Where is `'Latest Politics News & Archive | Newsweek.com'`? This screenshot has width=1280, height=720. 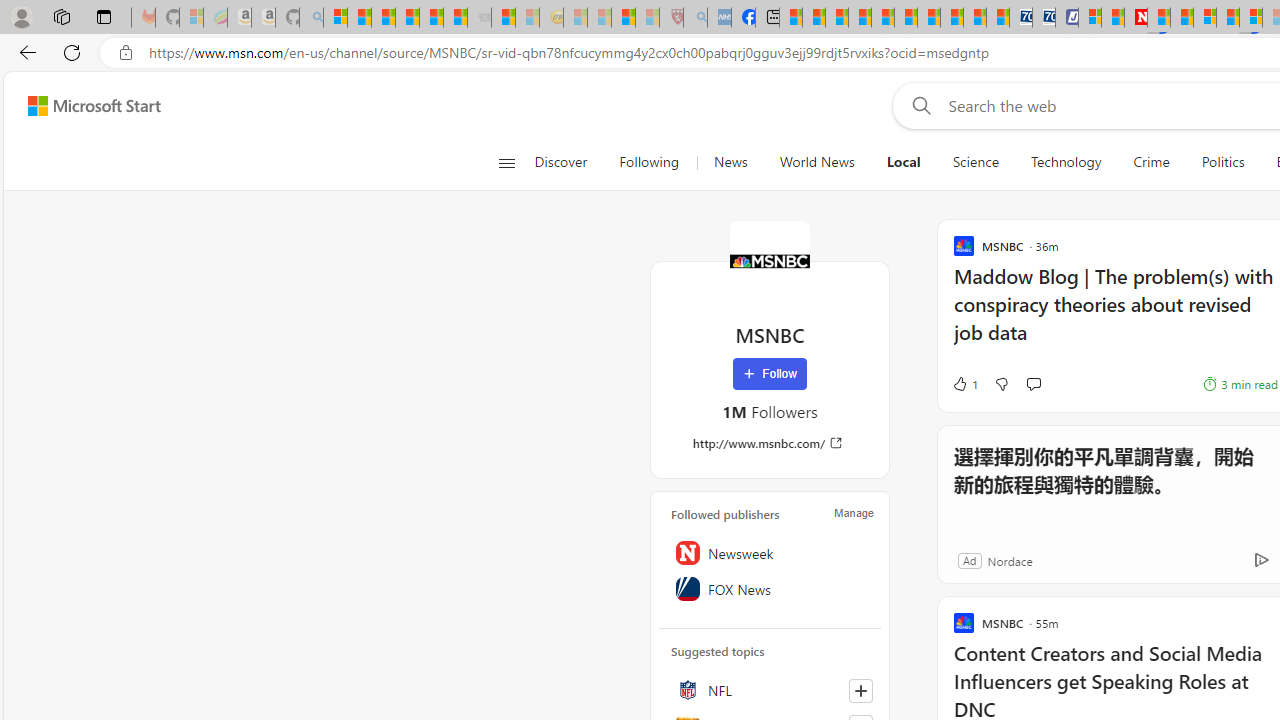
'Latest Politics News & Archive | Newsweek.com' is located at coordinates (1136, 17).